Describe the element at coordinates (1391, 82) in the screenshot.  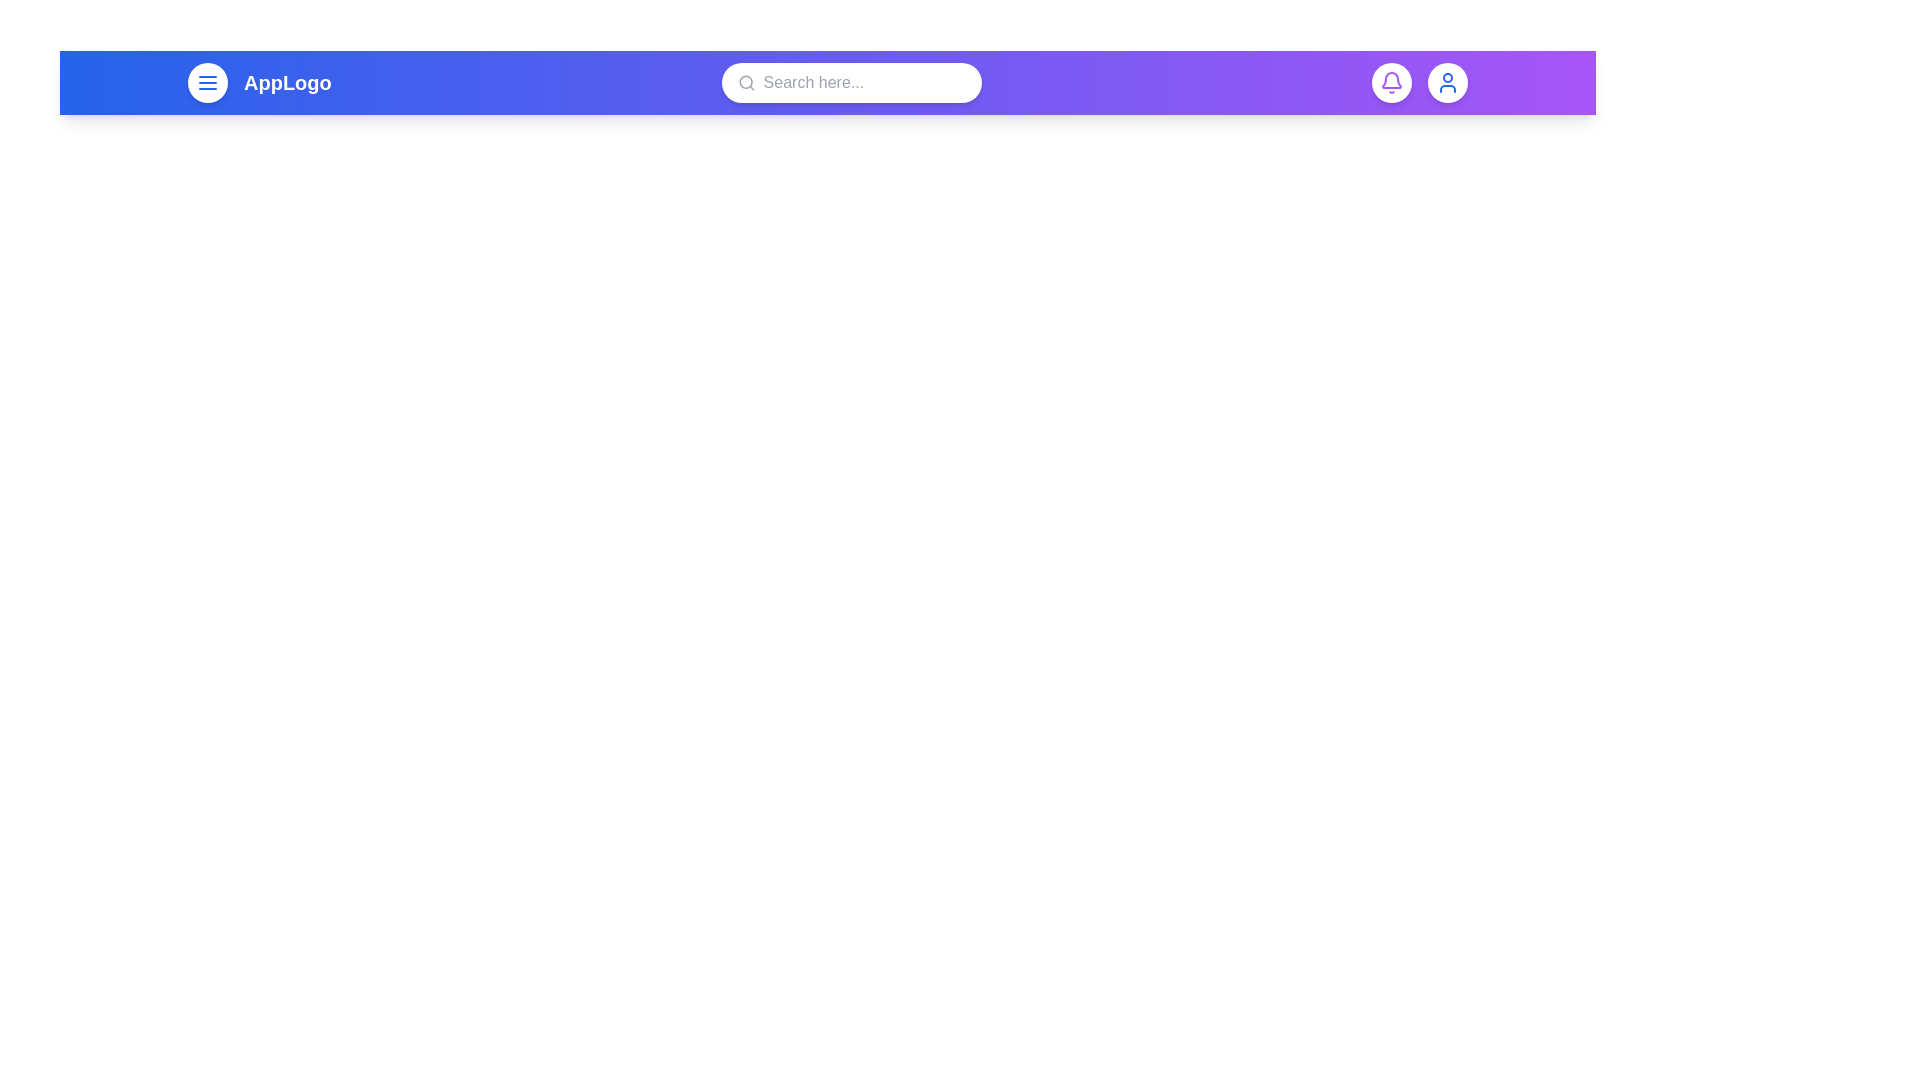
I see `the bell icon to view notifications` at that location.